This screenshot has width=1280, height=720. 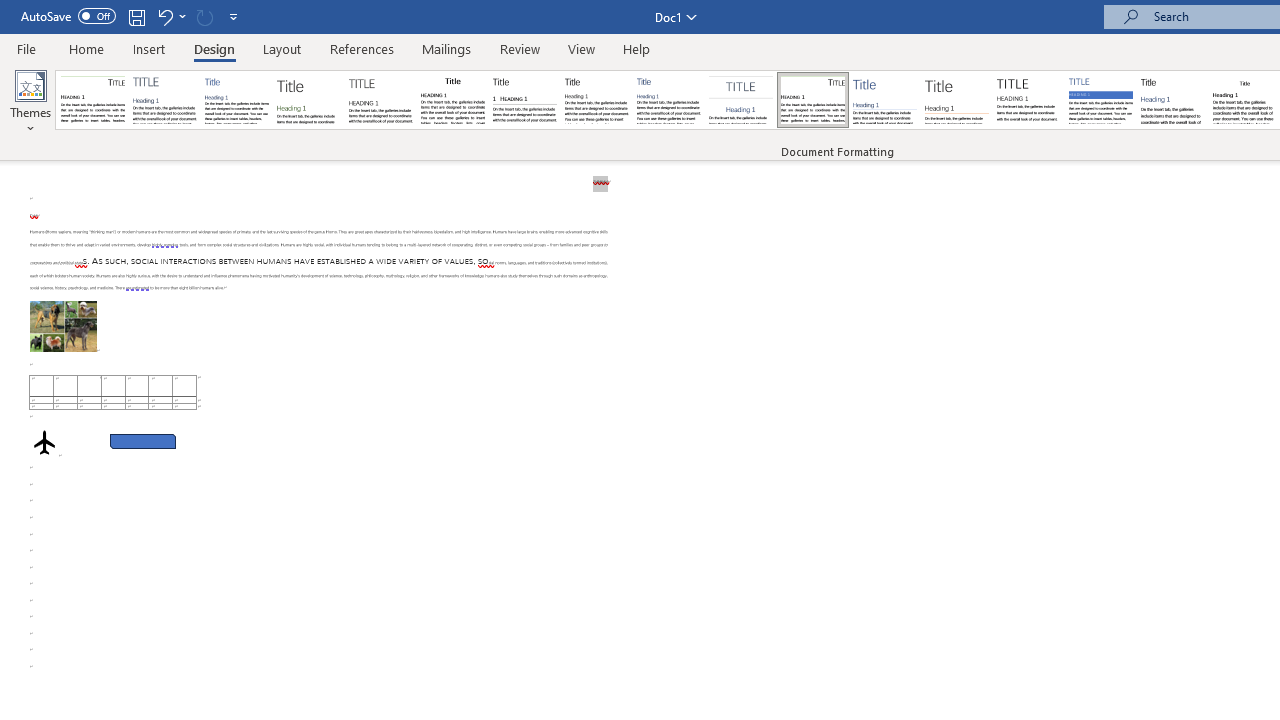 I want to click on 'References', so click(x=362, y=48).